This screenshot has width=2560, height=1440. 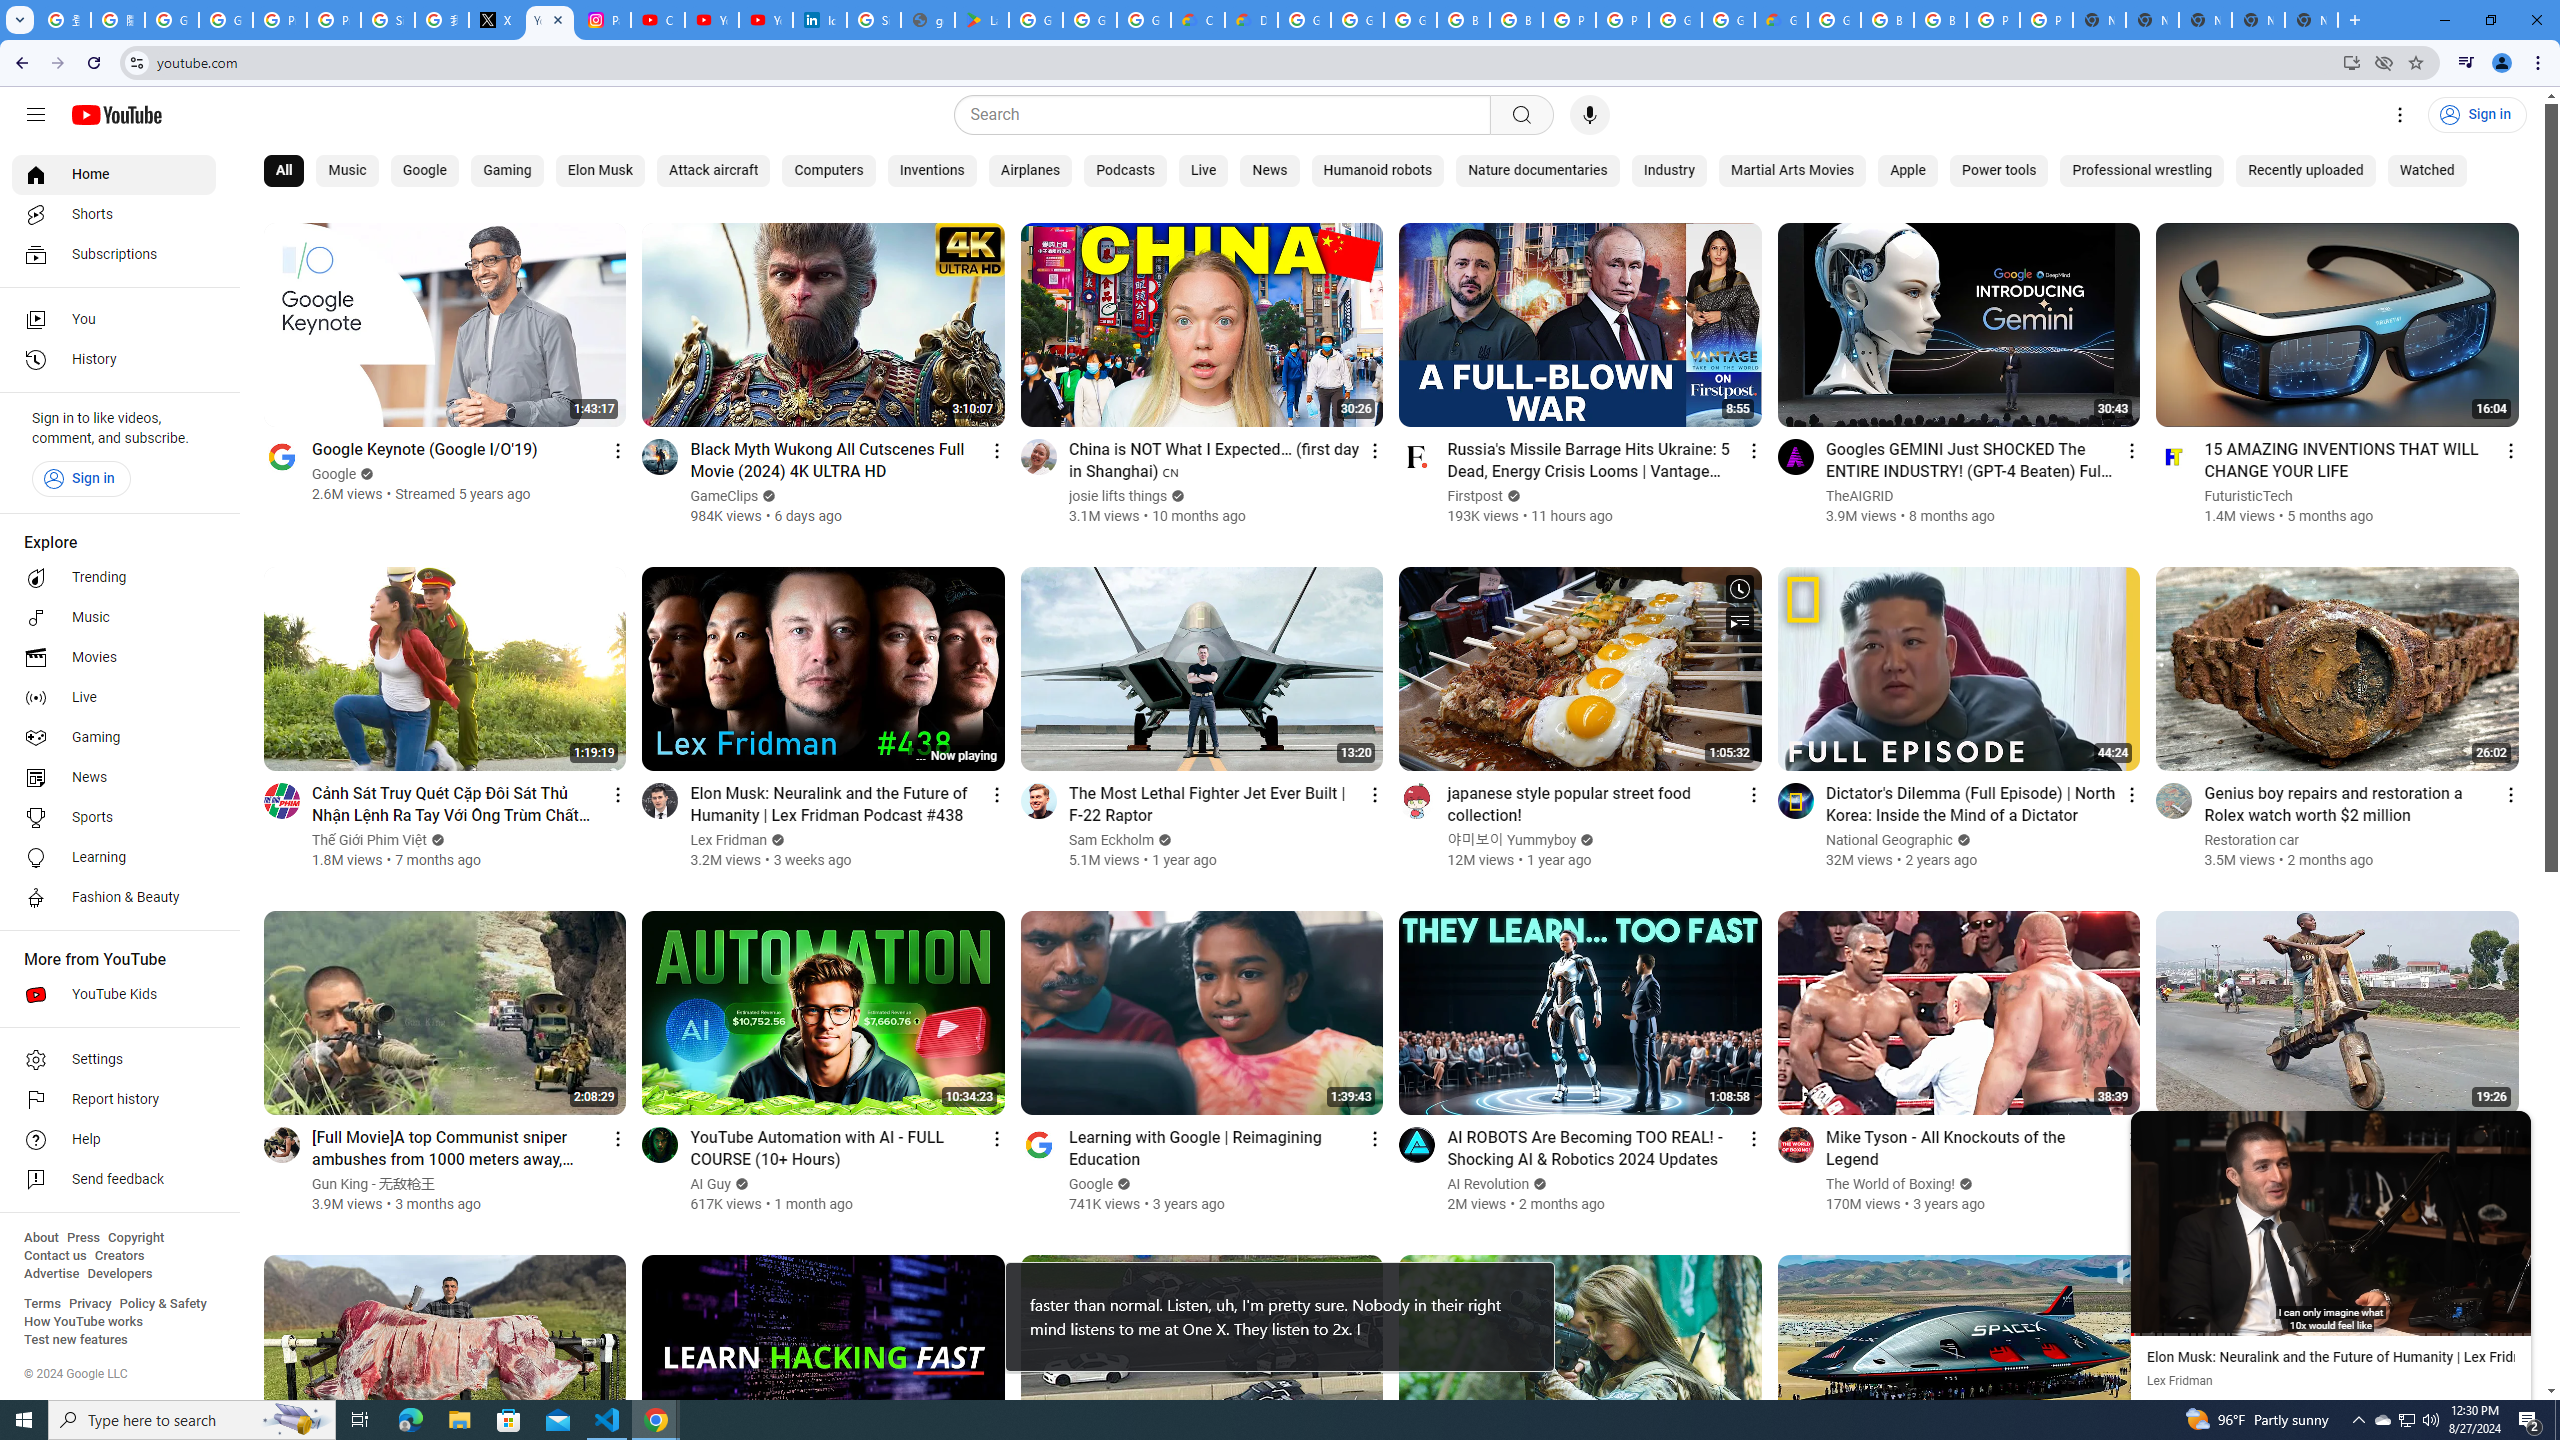 I want to click on 'Search with your voice', so click(x=1589, y=114).